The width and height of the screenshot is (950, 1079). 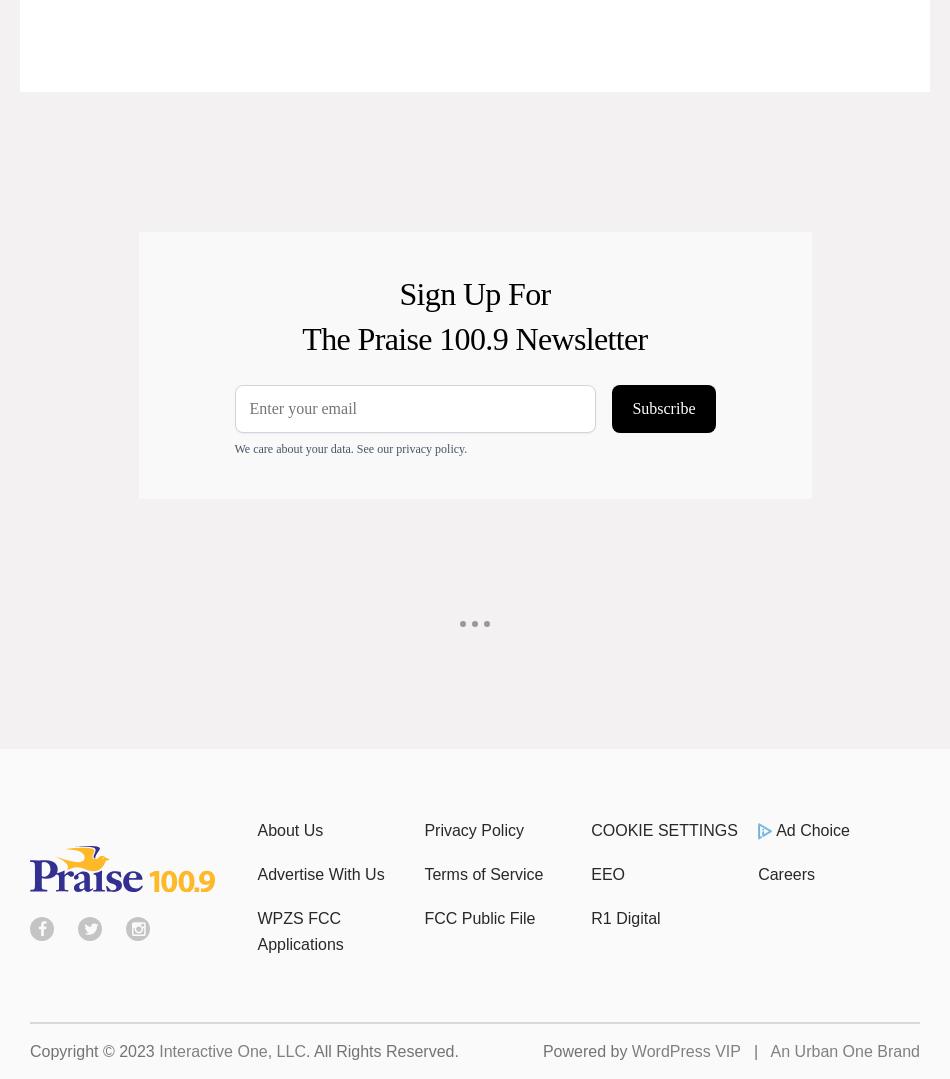 I want to click on '.
		All Rights Reserved.', so click(x=380, y=1050).